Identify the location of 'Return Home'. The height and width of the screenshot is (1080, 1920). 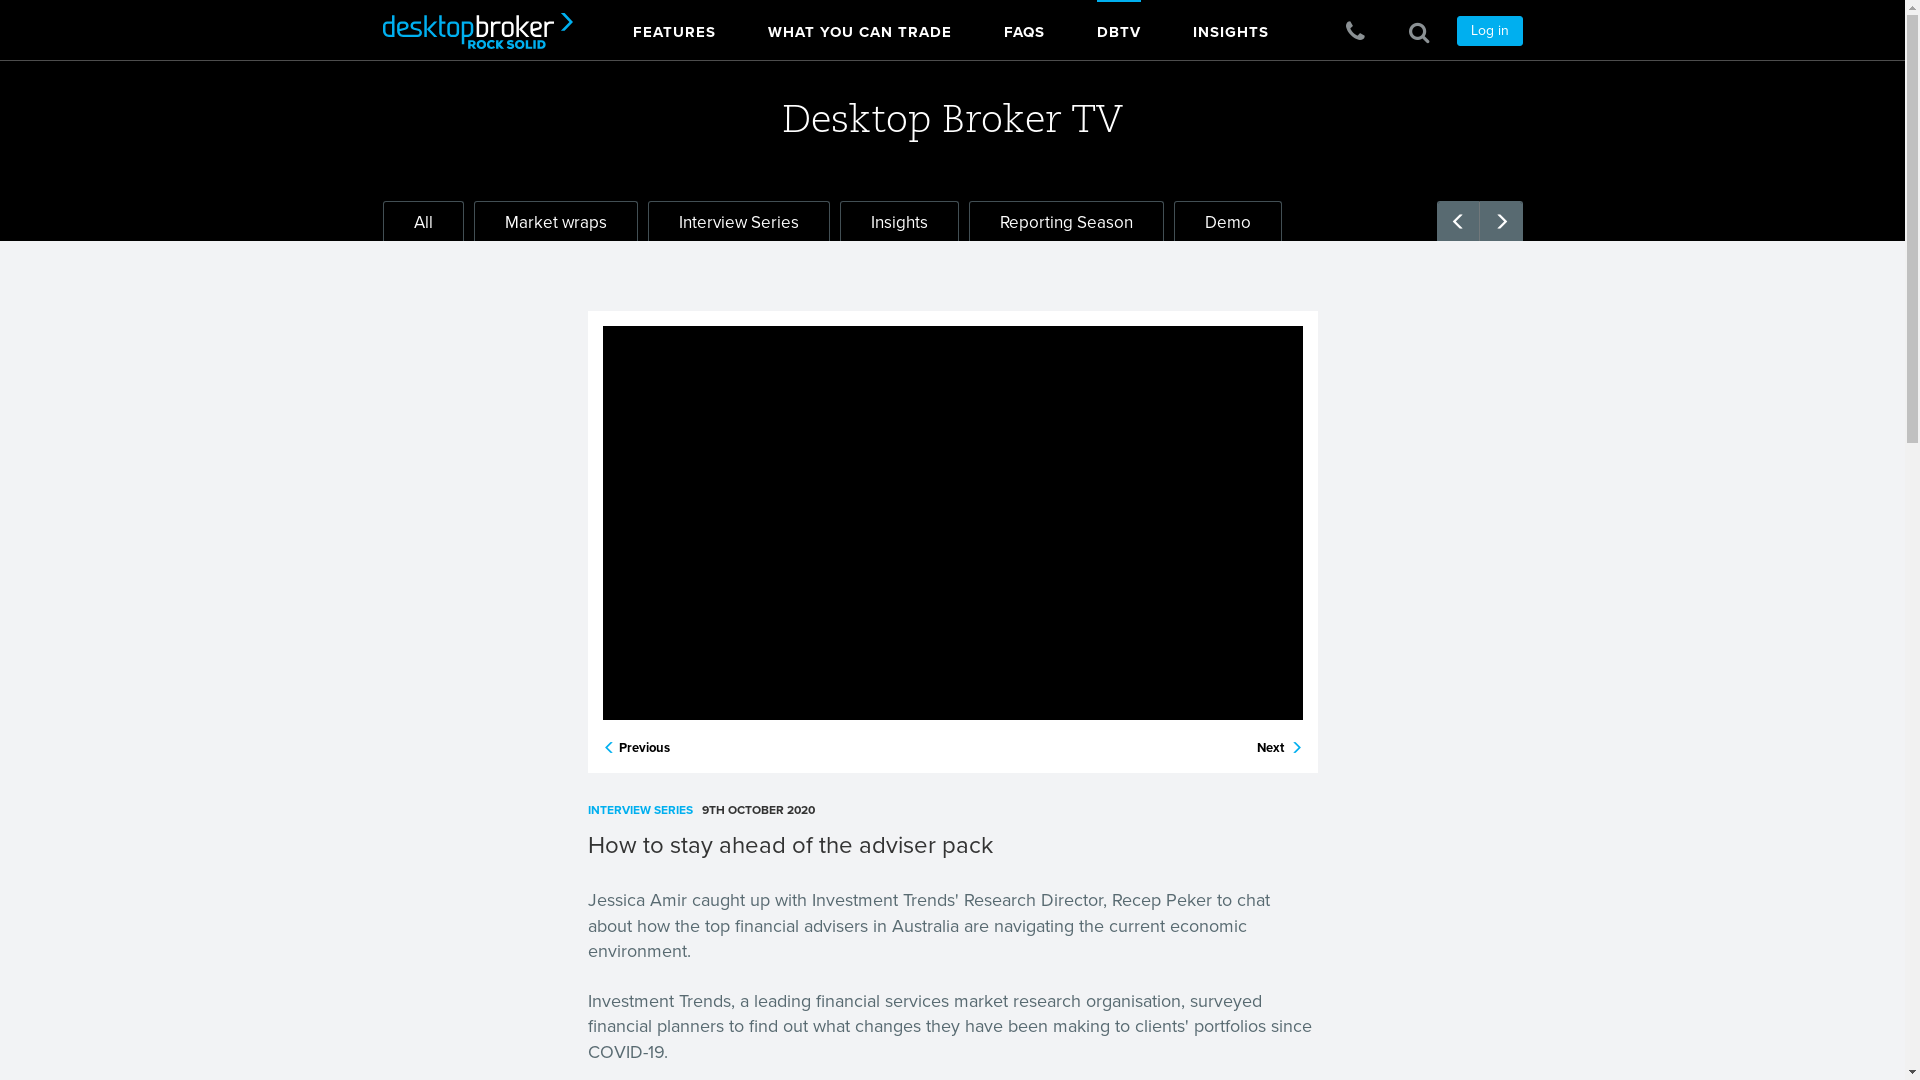
(368, 30).